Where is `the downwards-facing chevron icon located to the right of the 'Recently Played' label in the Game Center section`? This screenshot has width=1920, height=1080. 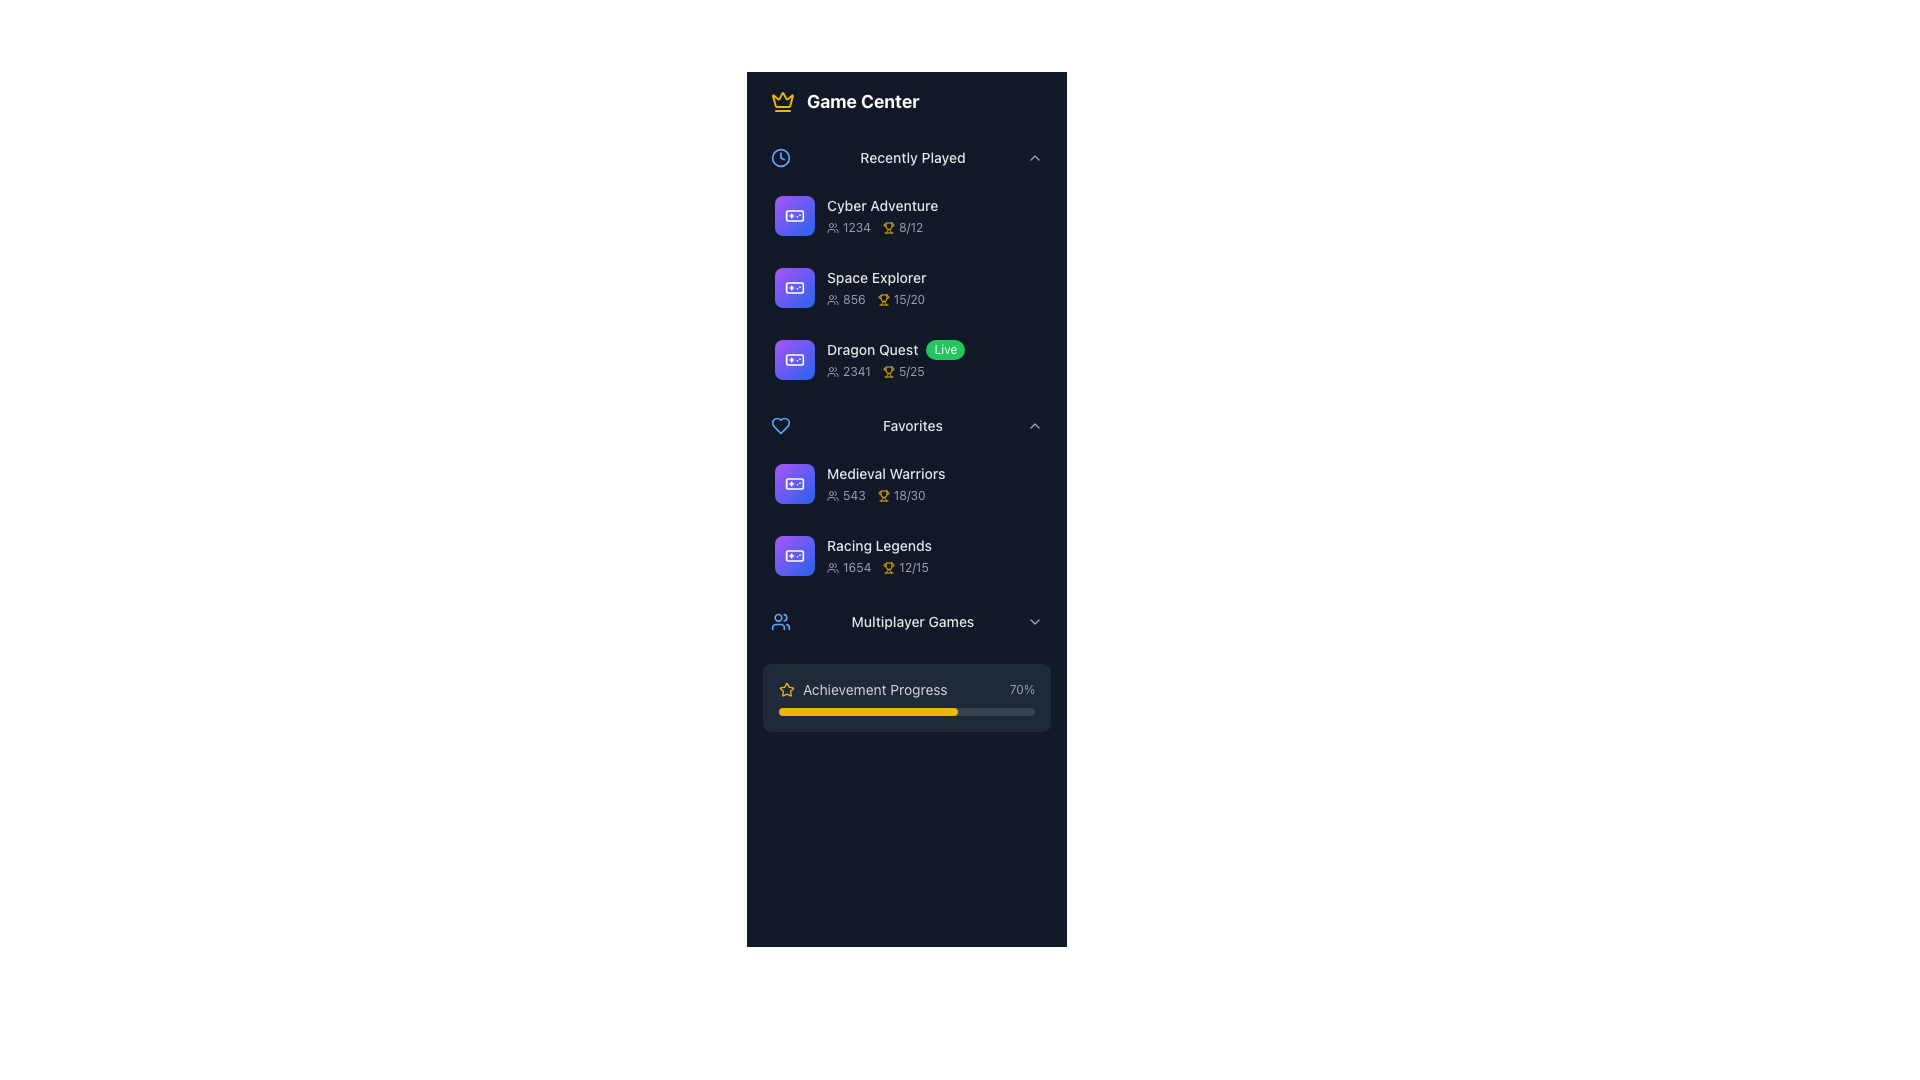
the downwards-facing chevron icon located to the right of the 'Recently Played' label in the Game Center section is located at coordinates (1035, 157).